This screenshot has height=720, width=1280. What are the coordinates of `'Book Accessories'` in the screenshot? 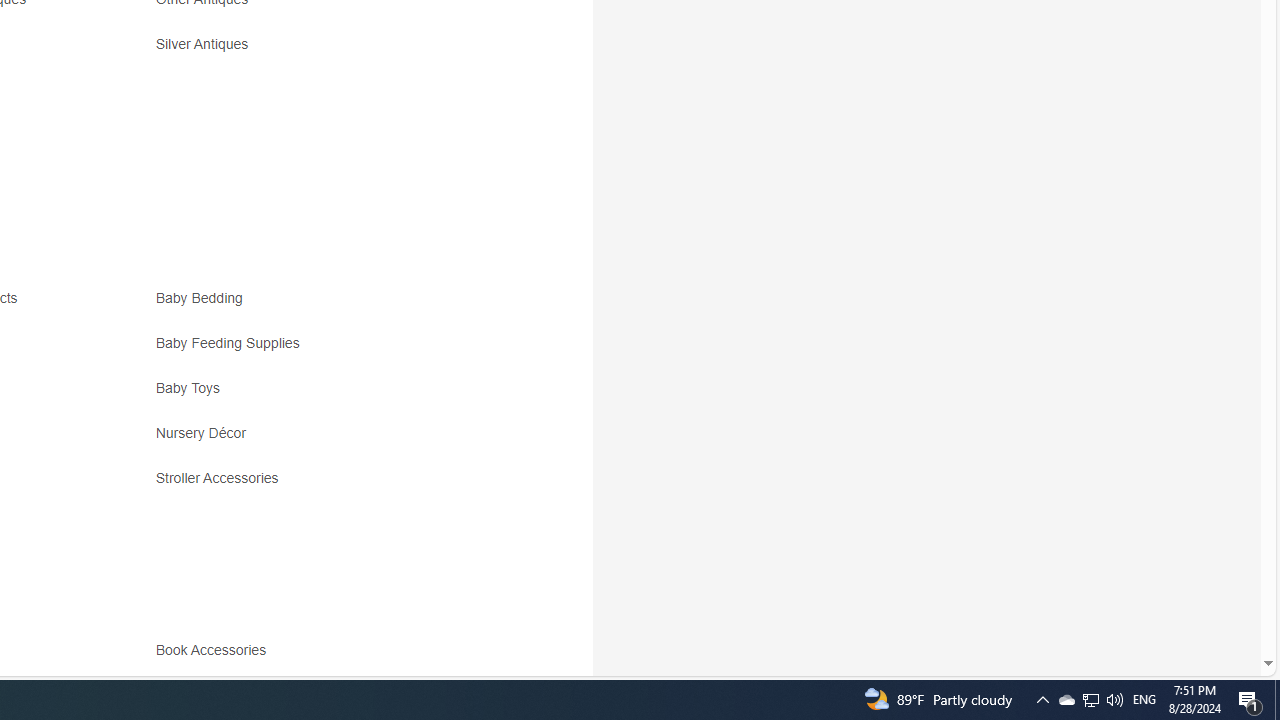 It's located at (332, 657).